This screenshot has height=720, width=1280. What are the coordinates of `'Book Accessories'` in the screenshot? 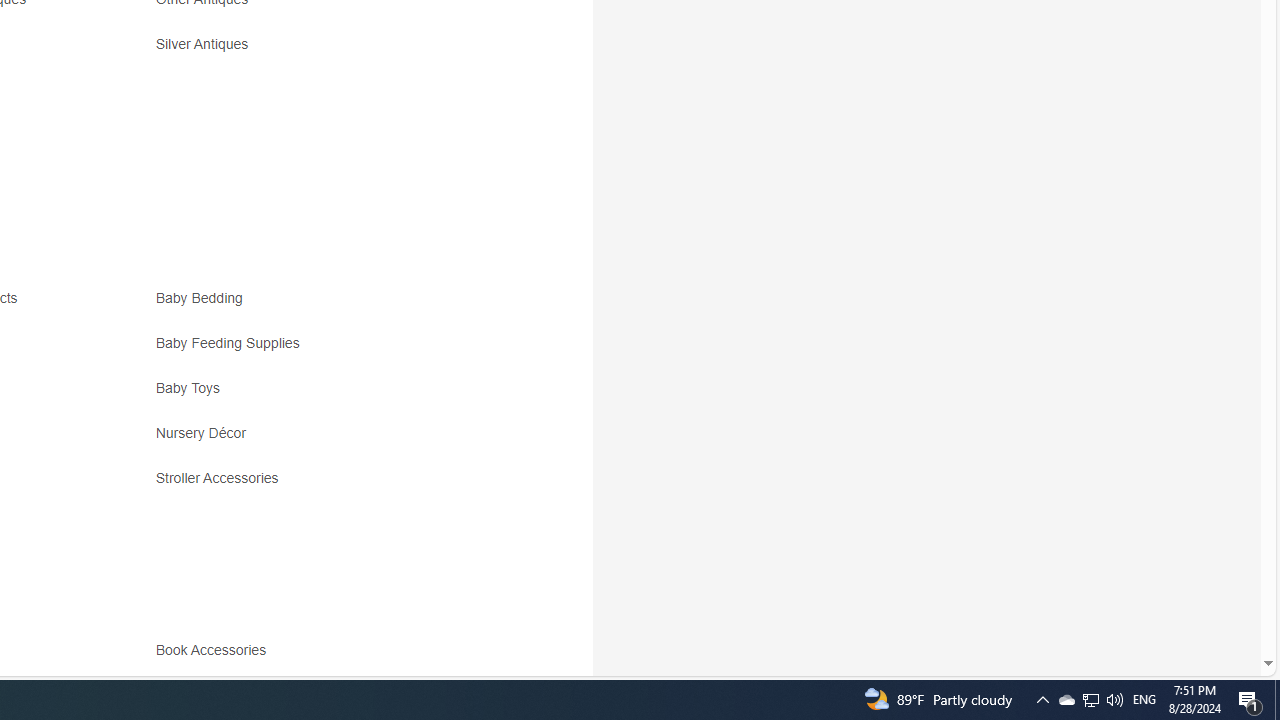 It's located at (332, 657).